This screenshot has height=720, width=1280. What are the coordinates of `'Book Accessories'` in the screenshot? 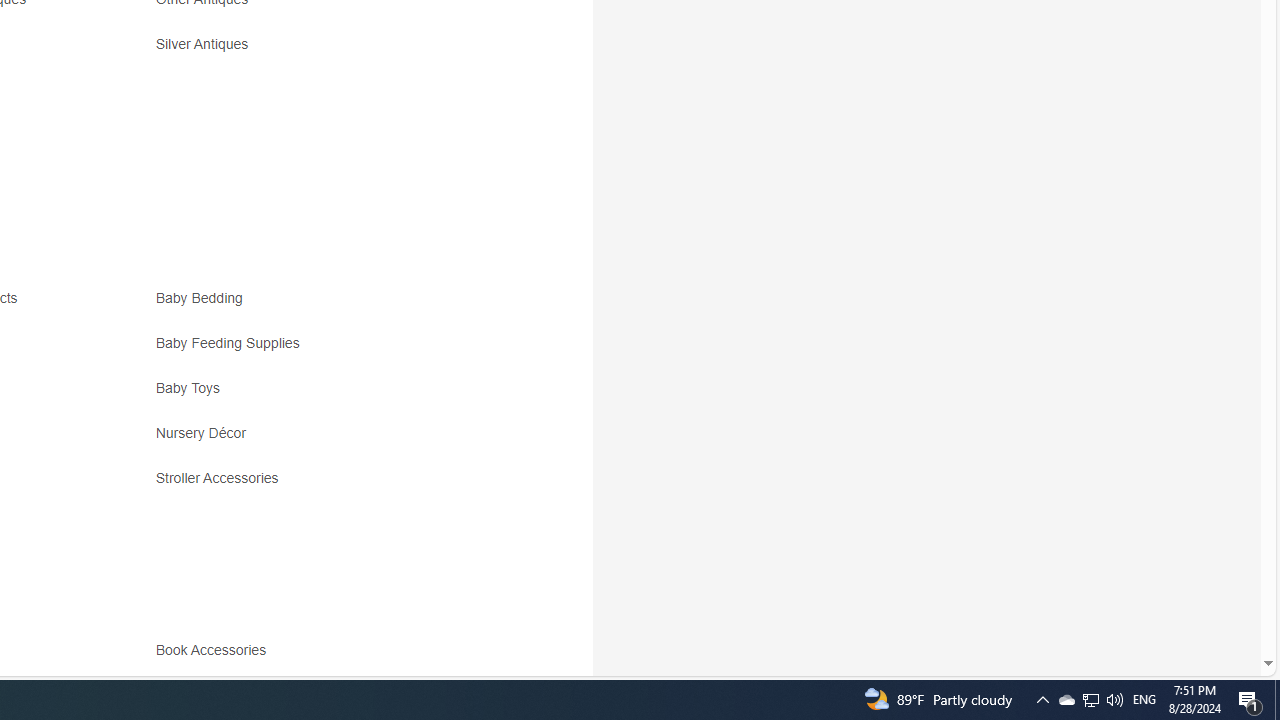 It's located at (332, 657).